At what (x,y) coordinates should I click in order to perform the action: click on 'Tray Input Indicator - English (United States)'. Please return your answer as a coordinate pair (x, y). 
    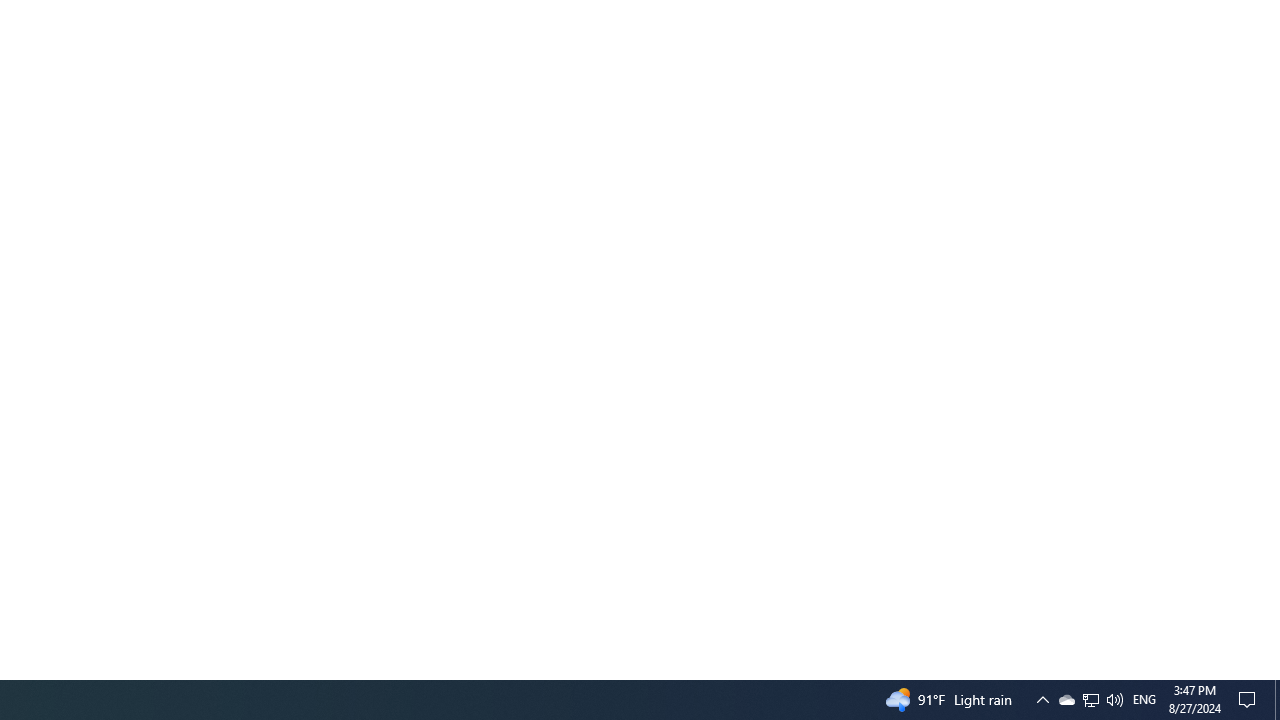
    Looking at the image, I should click on (1144, 698).